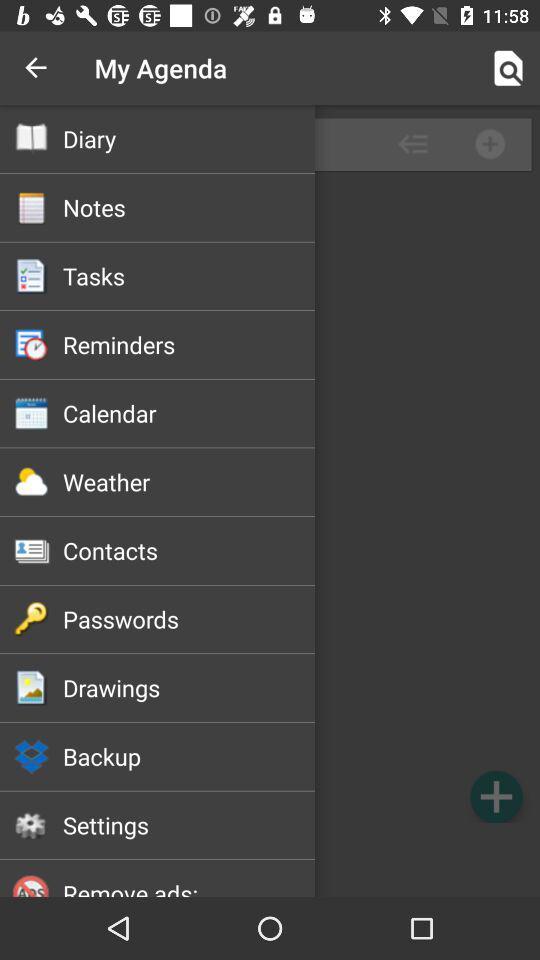 Image resolution: width=540 pixels, height=960 pixels. I want to click on icon above tasks, so click(189, 207).